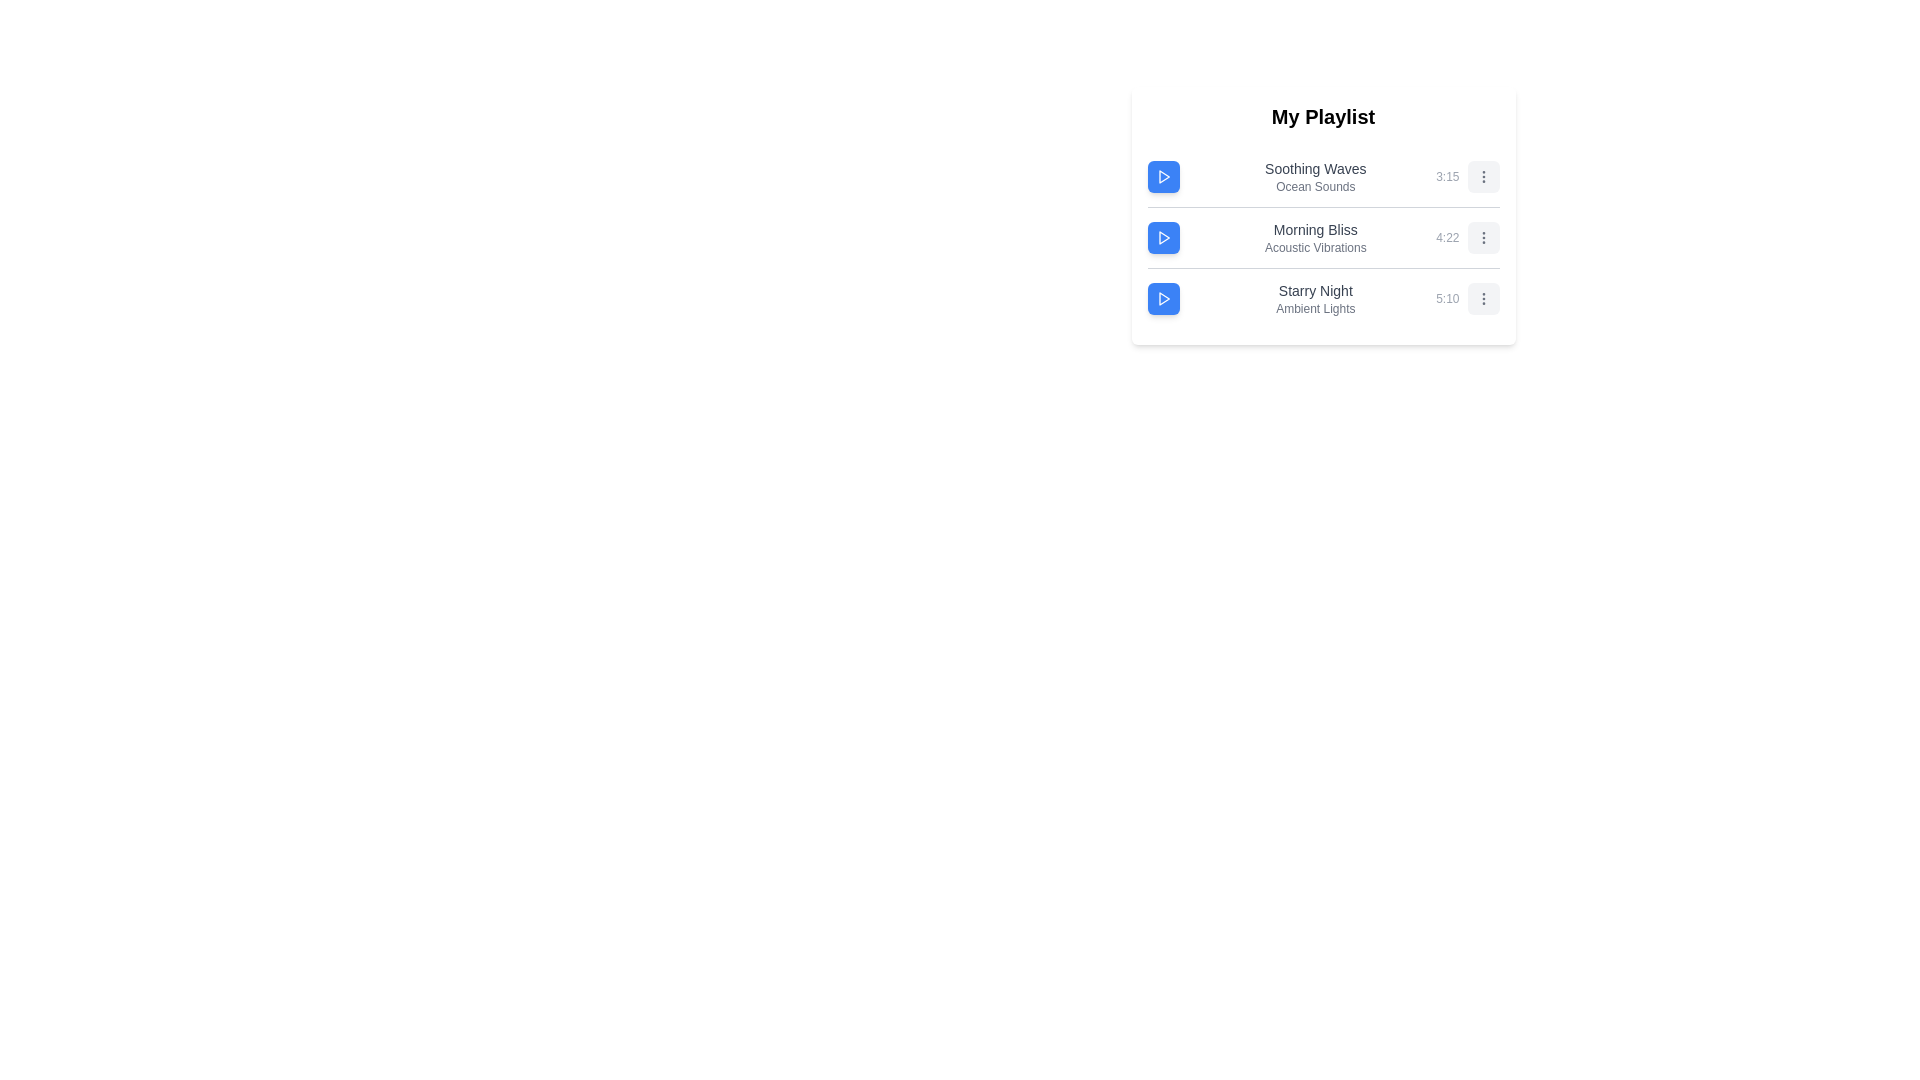  What do you see at coordinates (1315, 237) in the screenshot?
I see `the text block displaying 'Morning Bliss' and 'Acoustic Vibrations', which is part of a playlist entry positioned between the duration '4:22' and a play button` at bounding box center [1315, 237].